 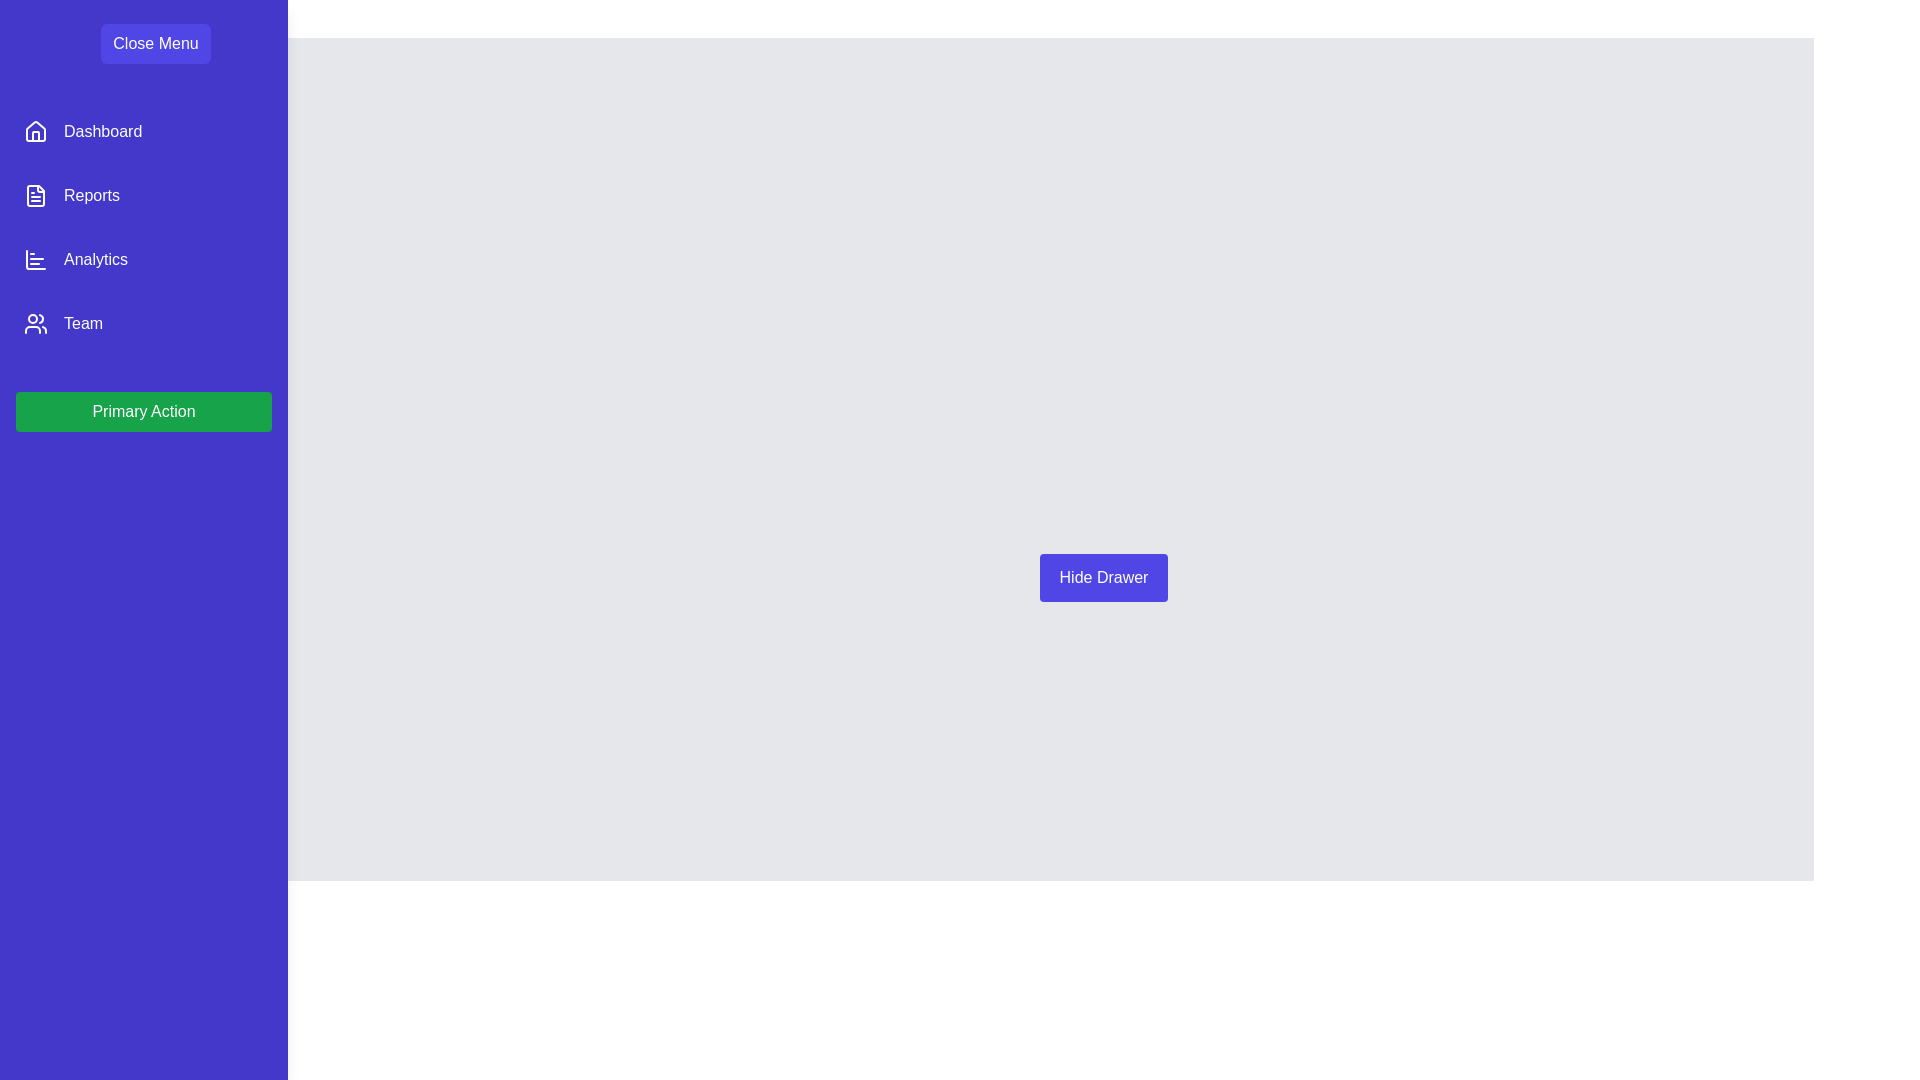 What do you see at coordinates (143, 196) in the screenshot?
I see `the menu item Reports in the sidebar` at bounding box center [143, 196].